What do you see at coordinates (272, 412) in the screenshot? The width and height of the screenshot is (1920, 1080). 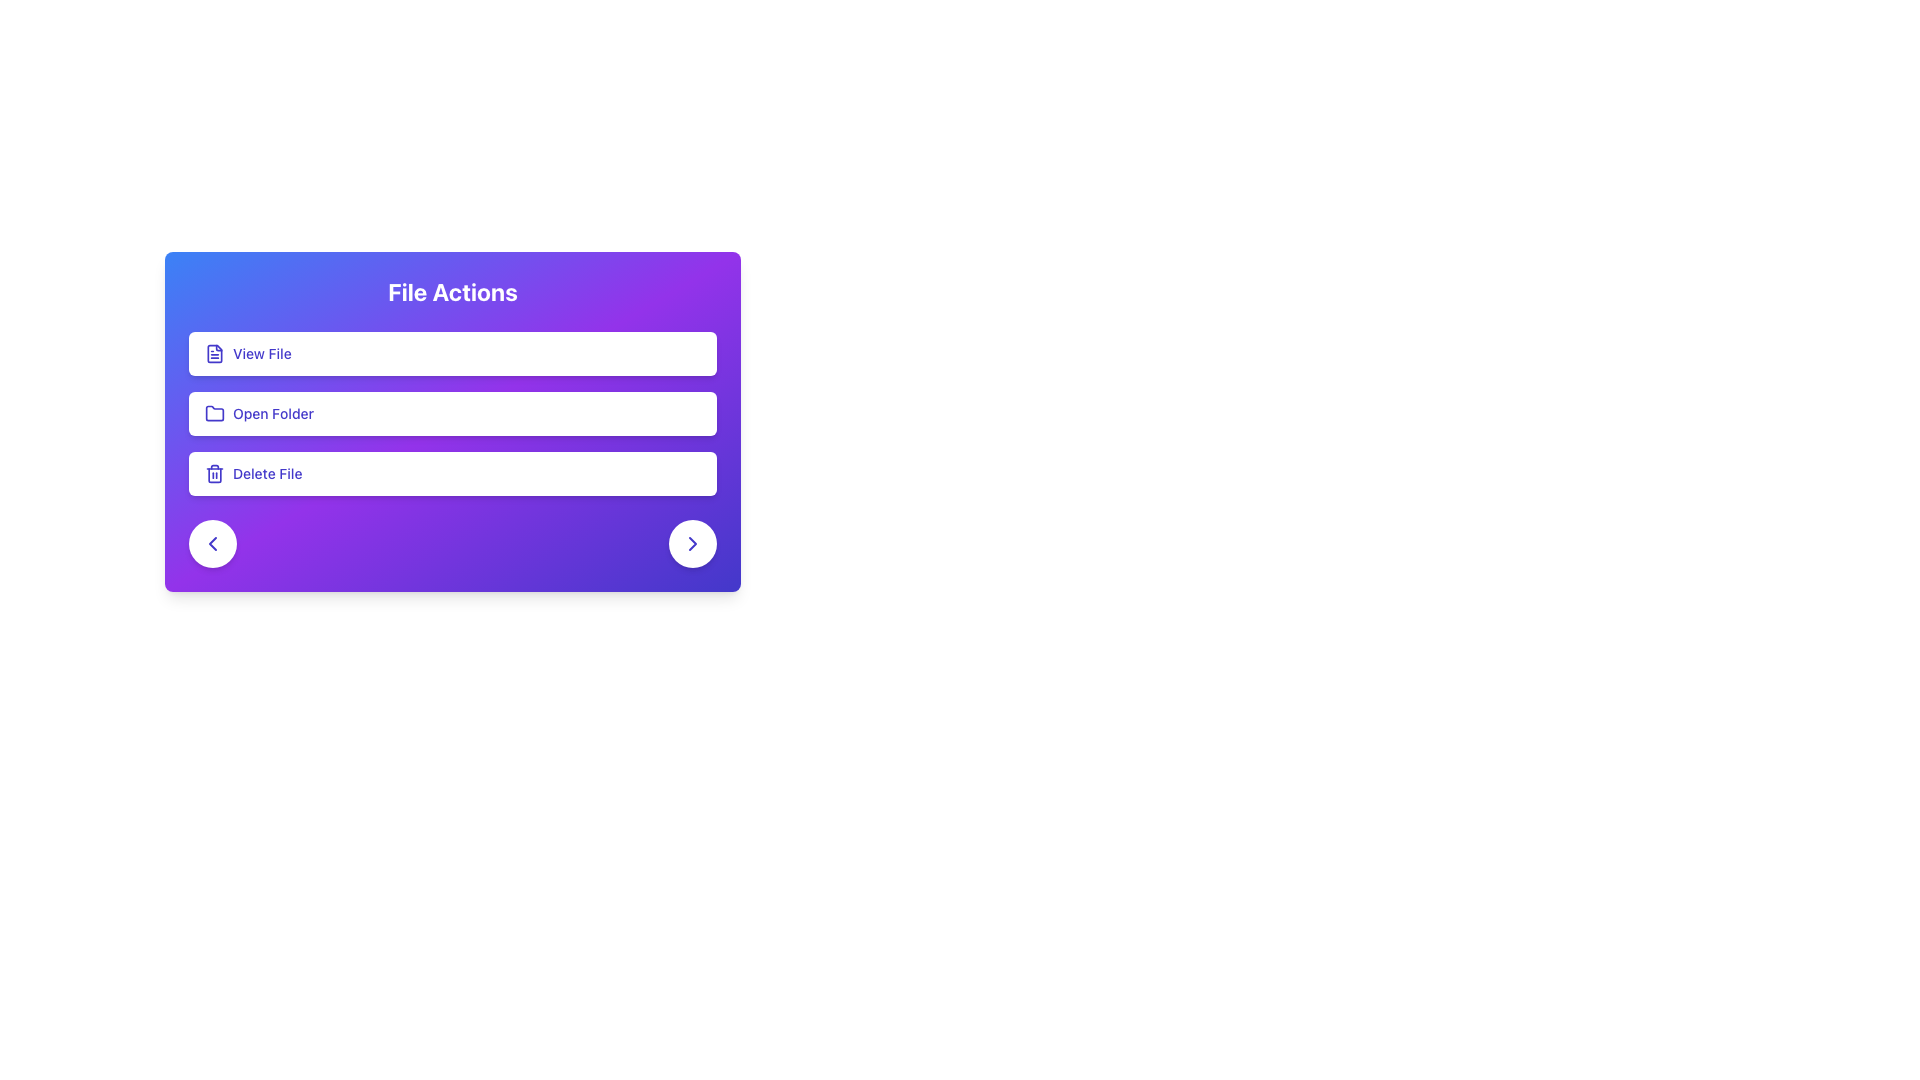 I see `the 'Open Folder' text label/button` at bounding box center [272, 412].